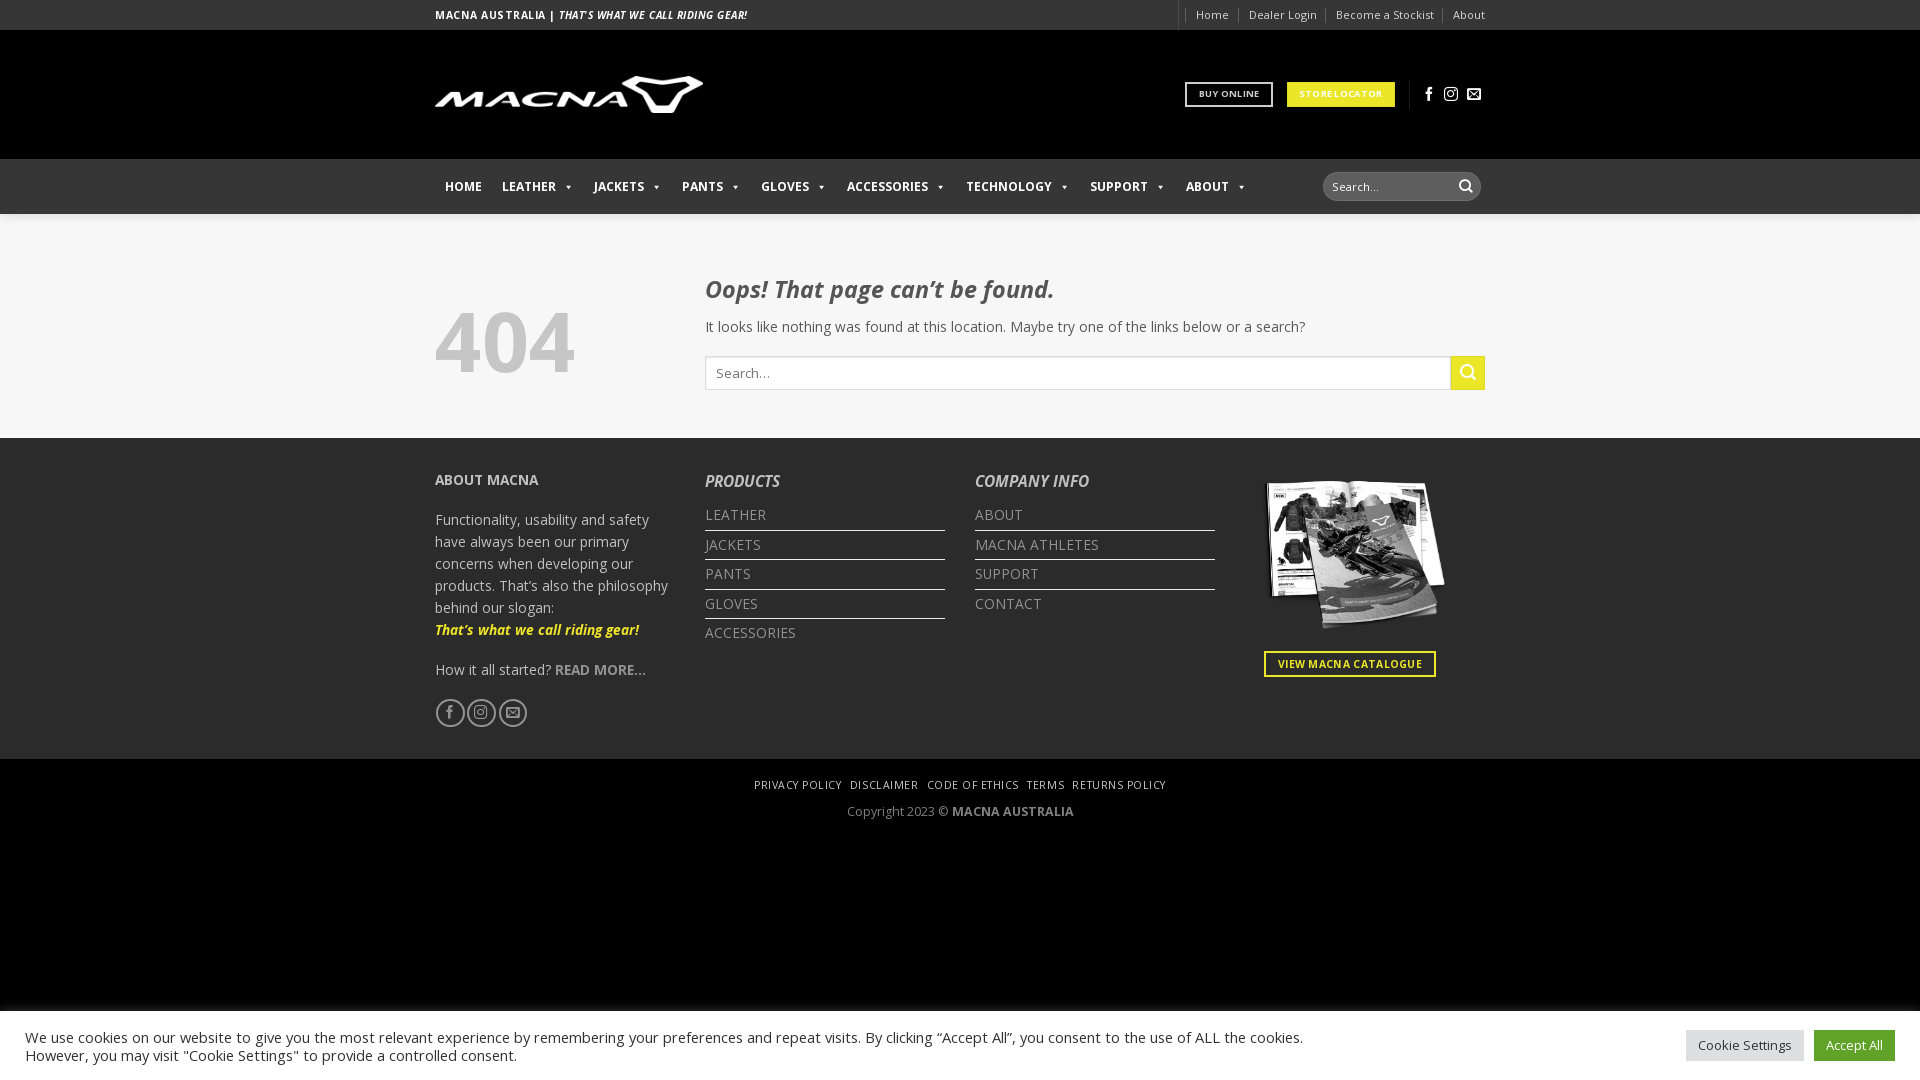  I want to click on 'TERMS', so click(1027, 784).